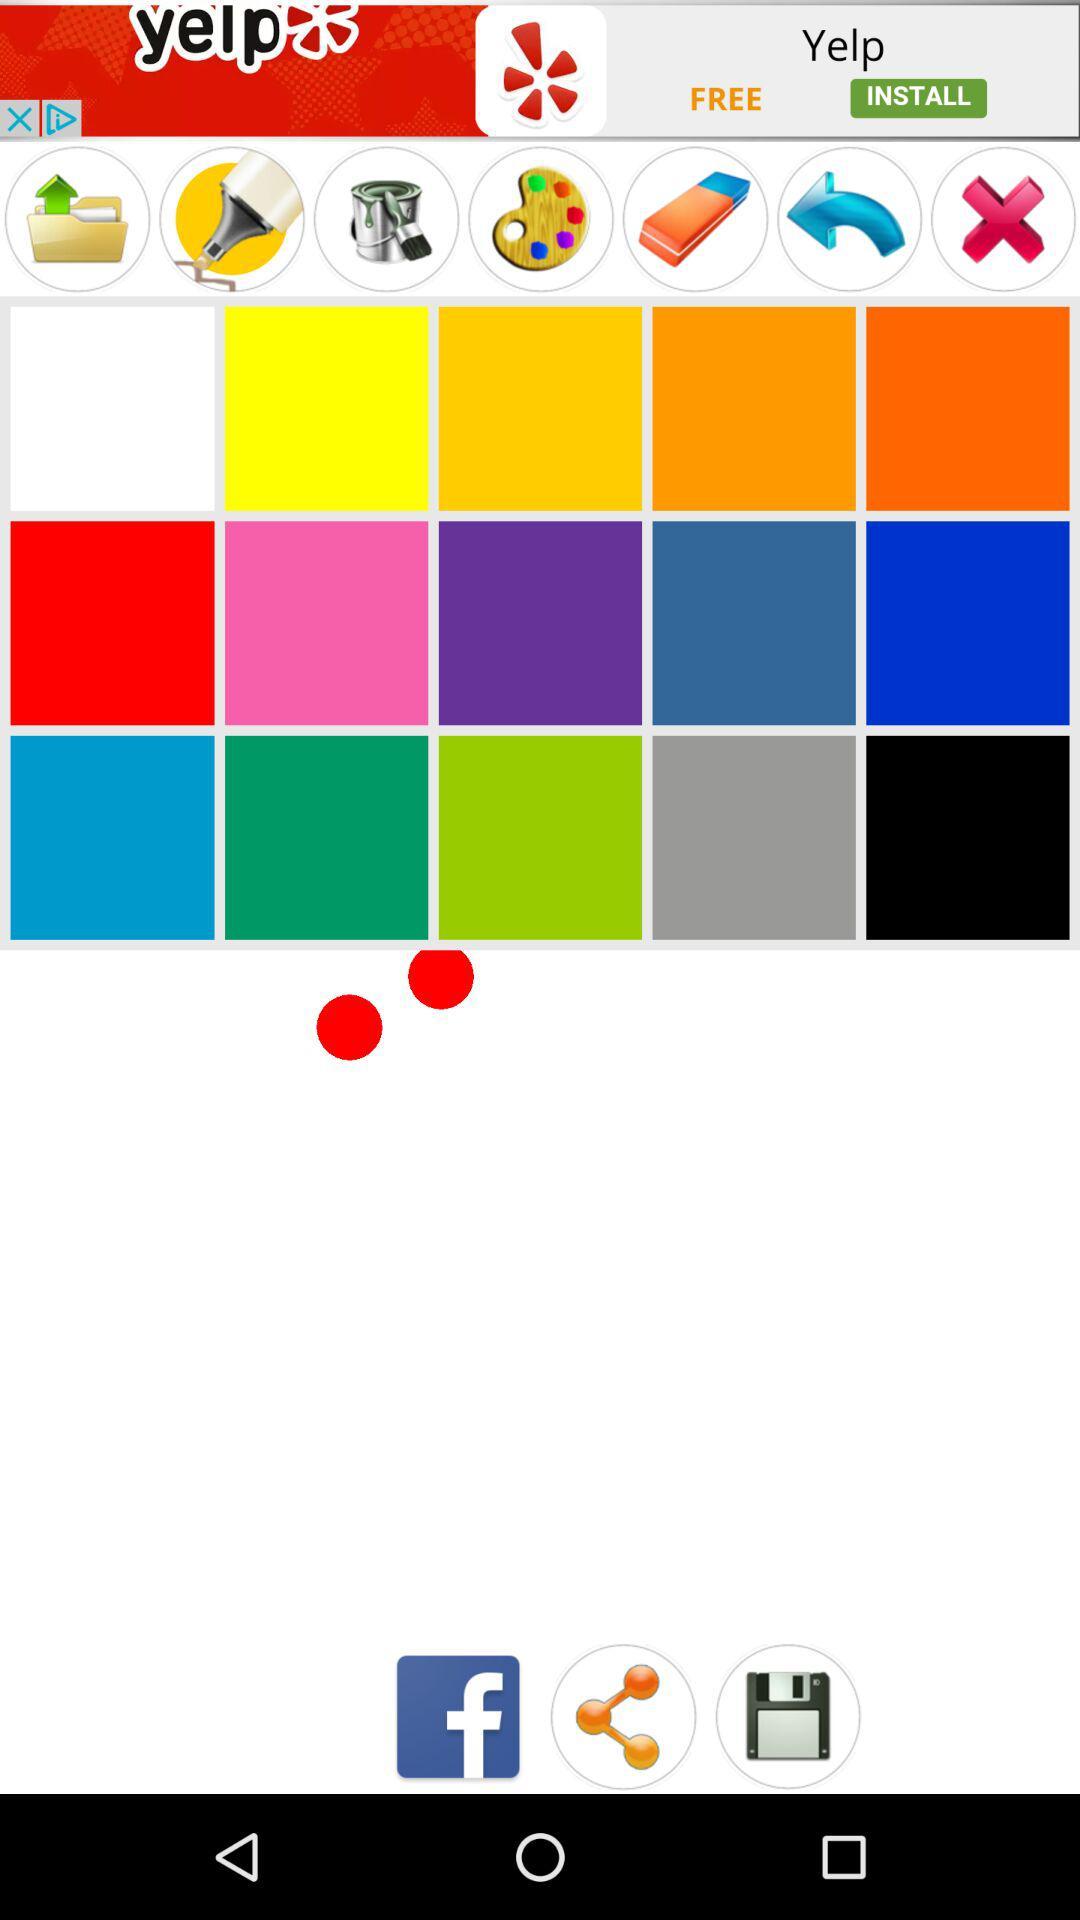 This screenshot has height=1920, width=1080. Describe the element at coordinates (966, 837) in the screenshot. I see `black color button` at that location.